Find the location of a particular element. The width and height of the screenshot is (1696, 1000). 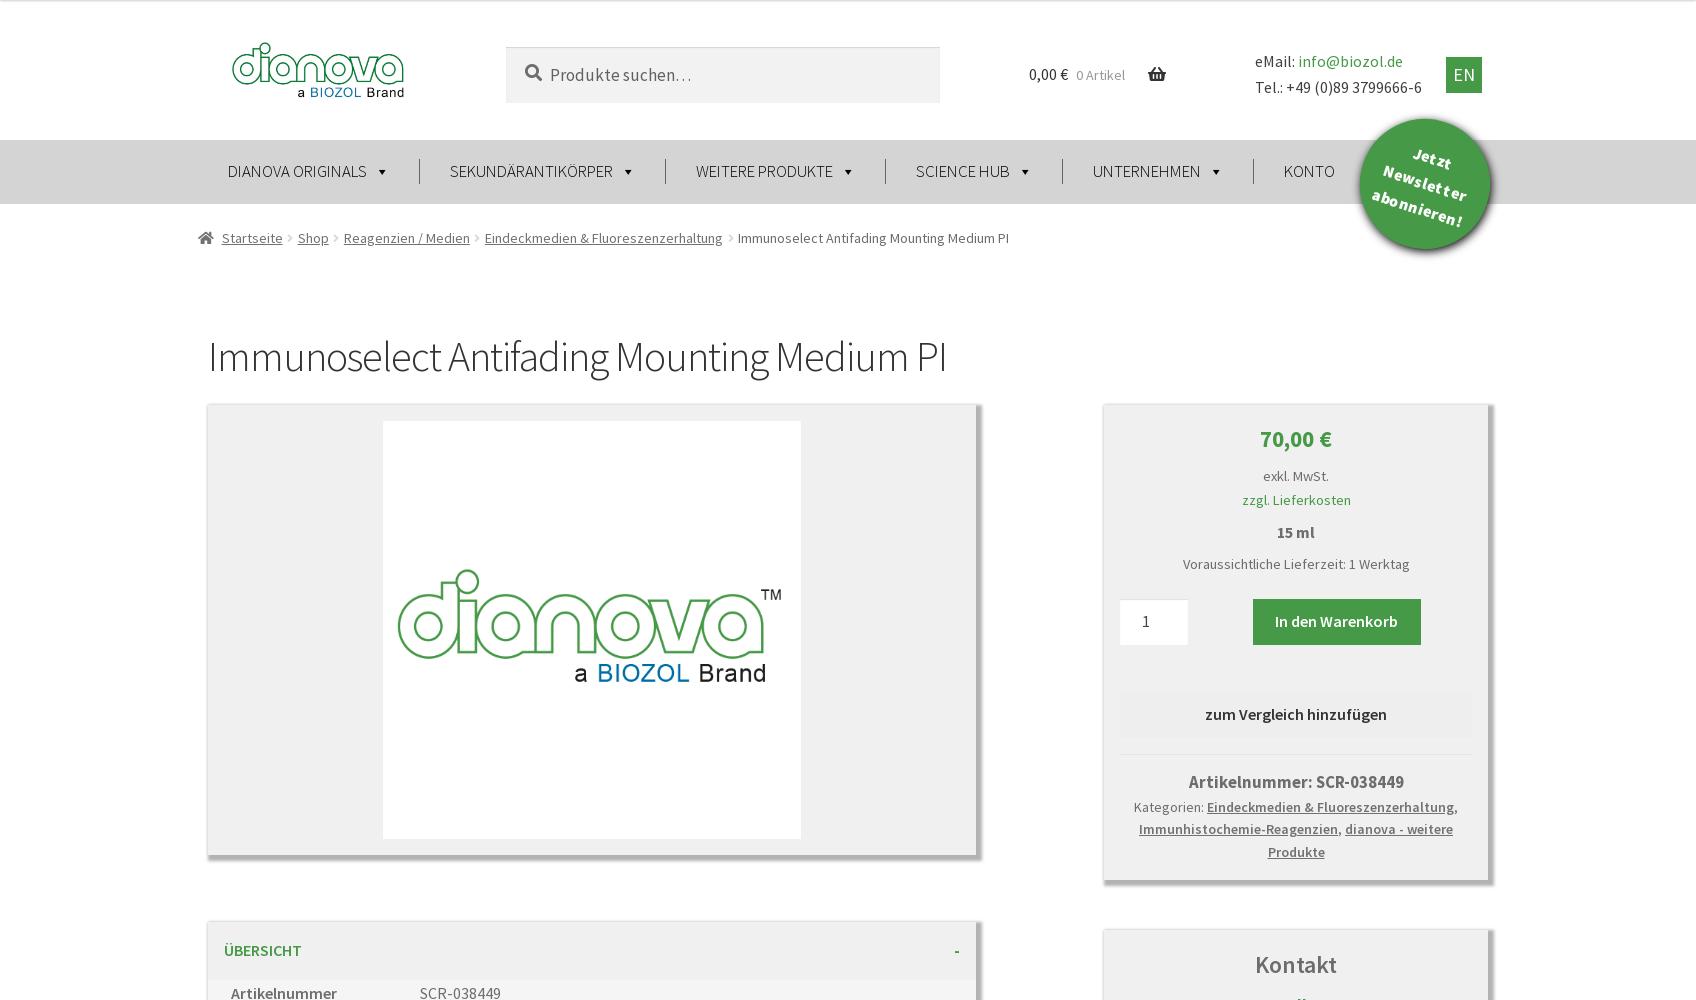

'Kategorien:' is located at coordinates (1170, 806).